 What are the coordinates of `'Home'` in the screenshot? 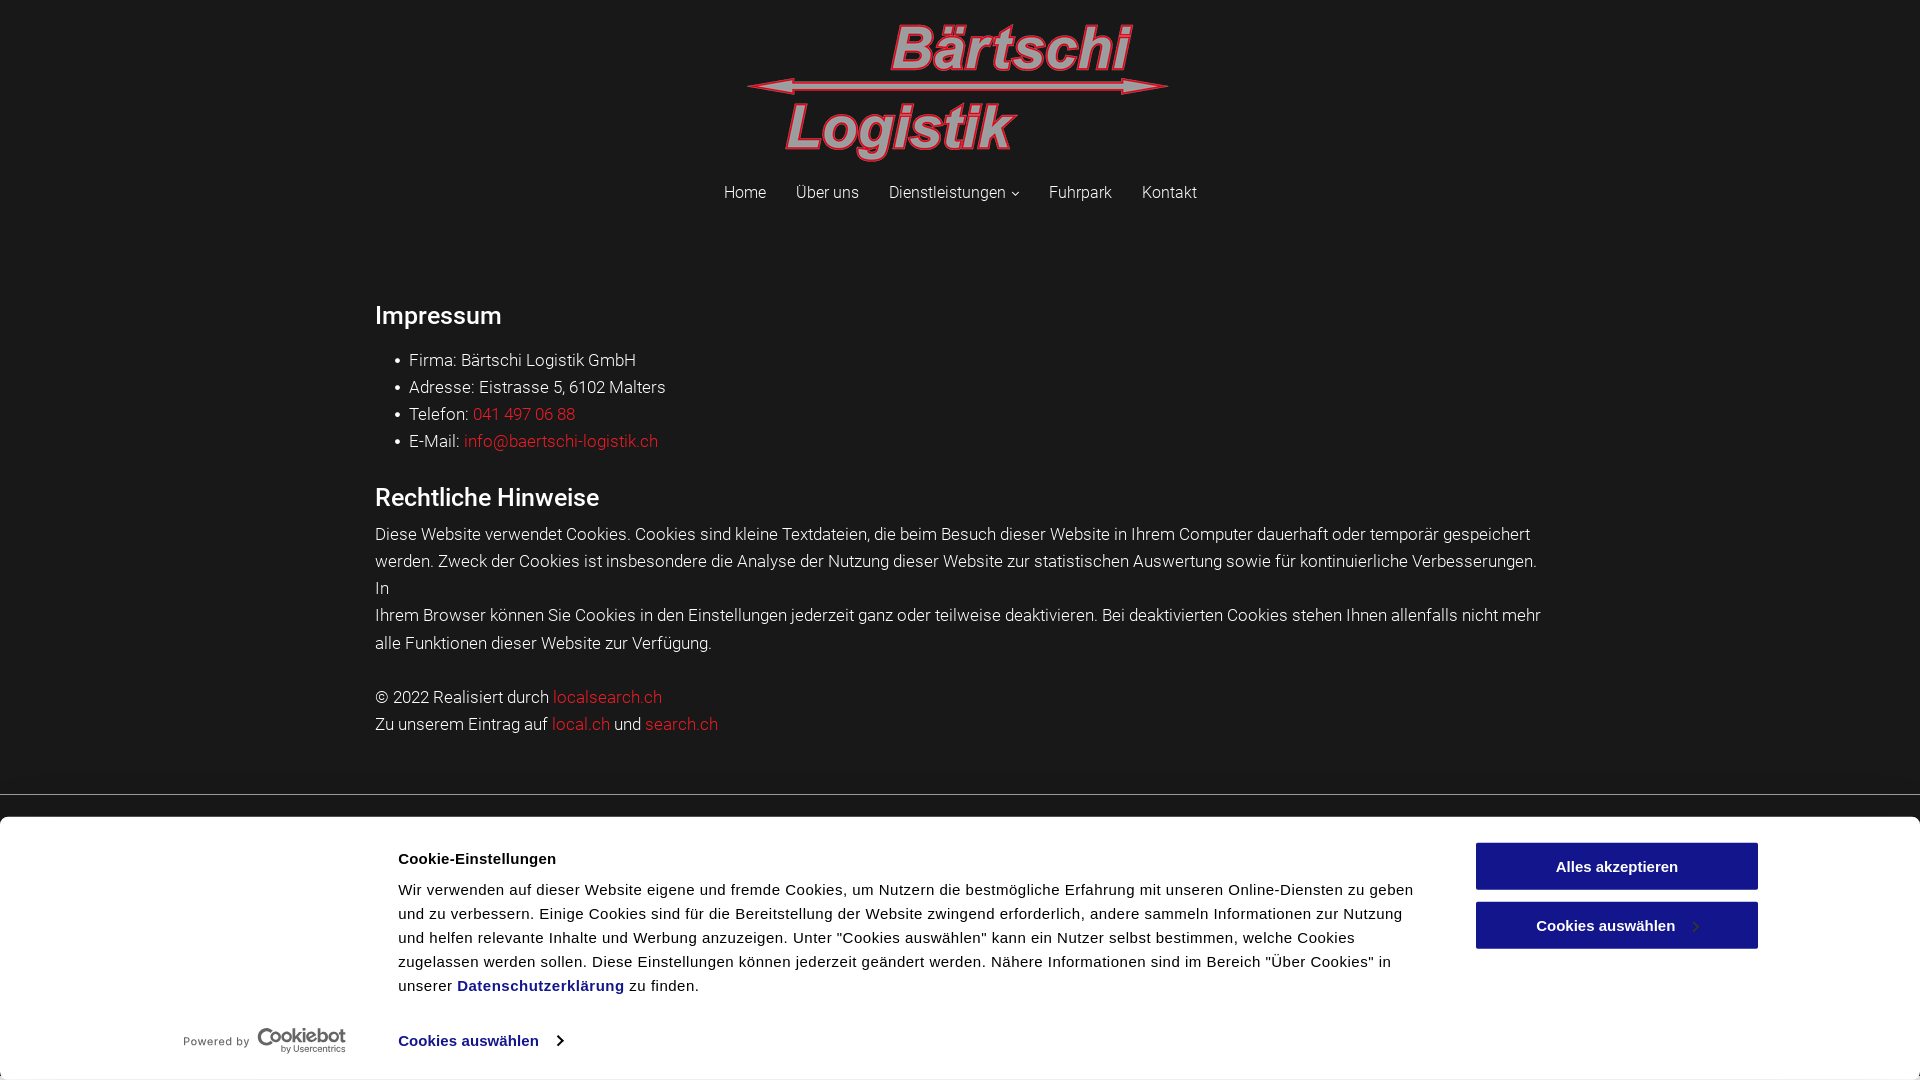 It's located at (708, 192).